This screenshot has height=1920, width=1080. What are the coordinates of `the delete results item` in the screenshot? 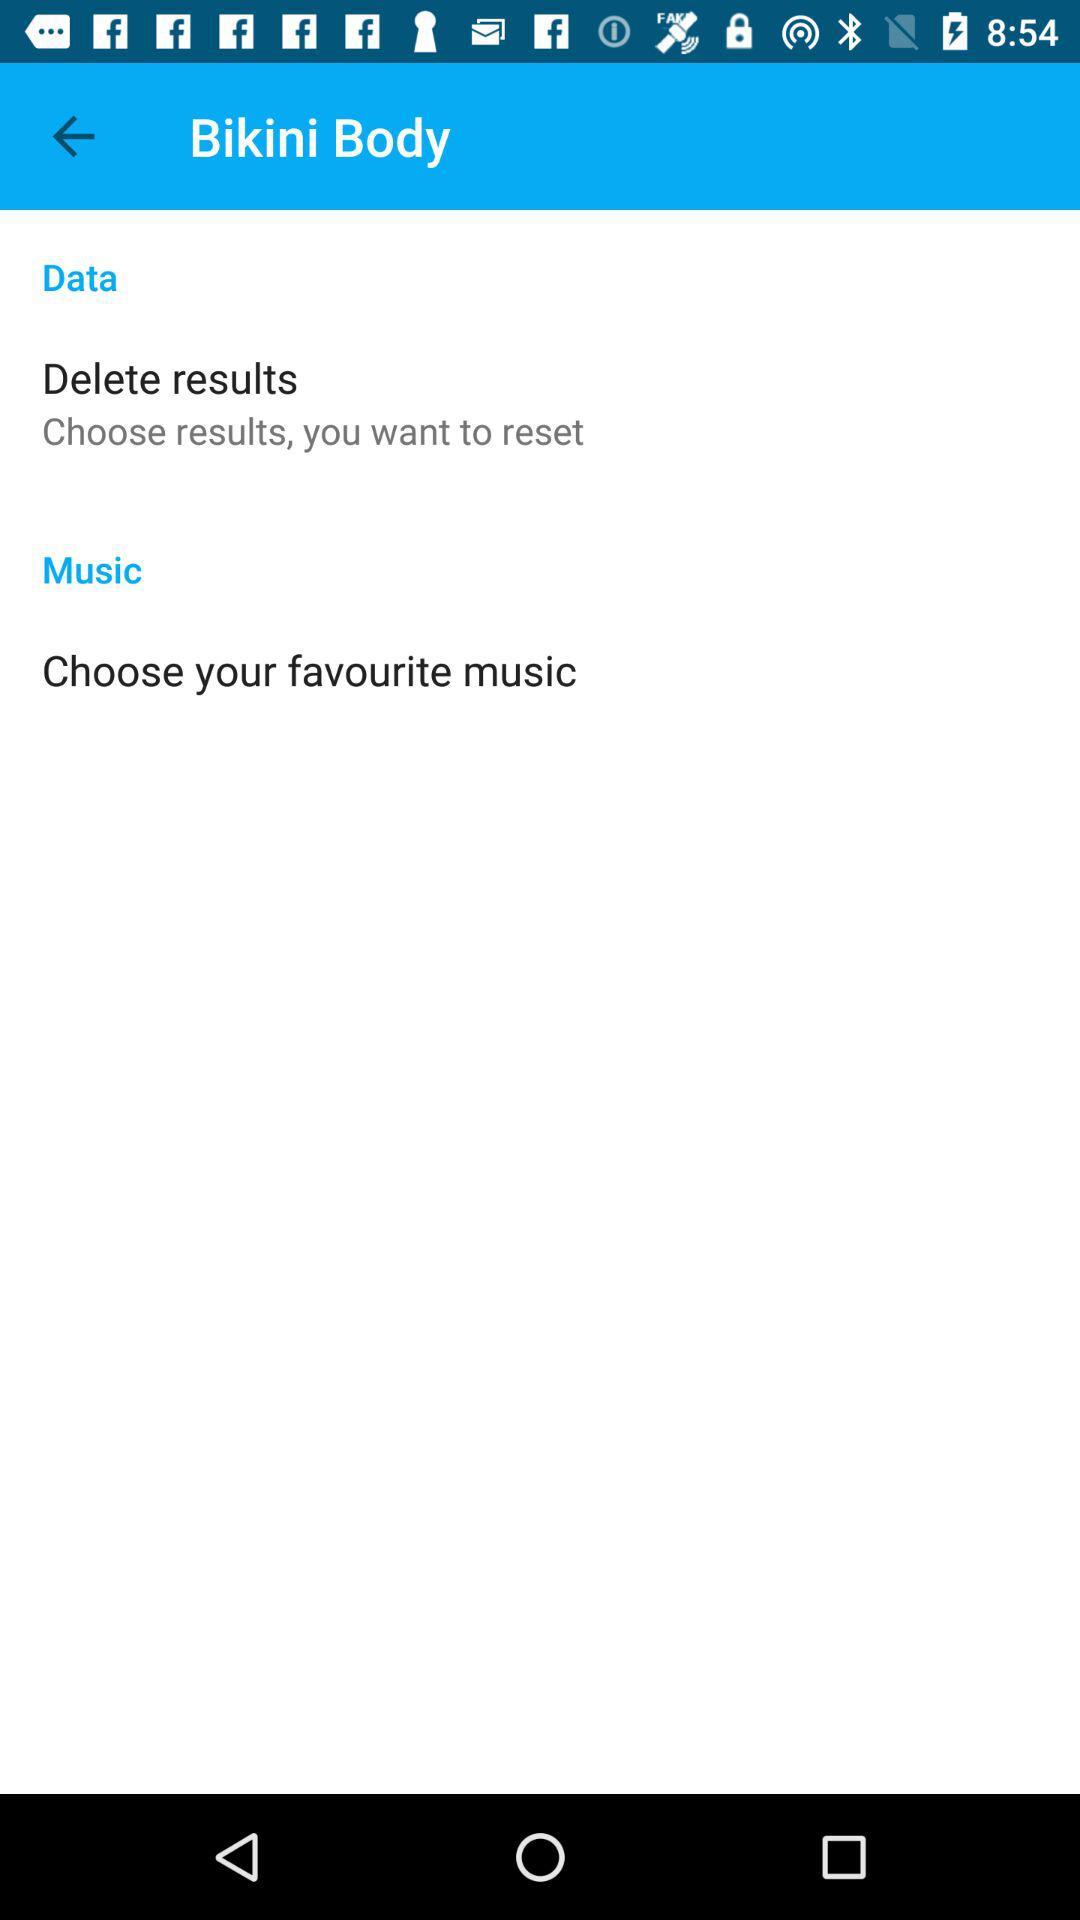 It's located at (169, 377).